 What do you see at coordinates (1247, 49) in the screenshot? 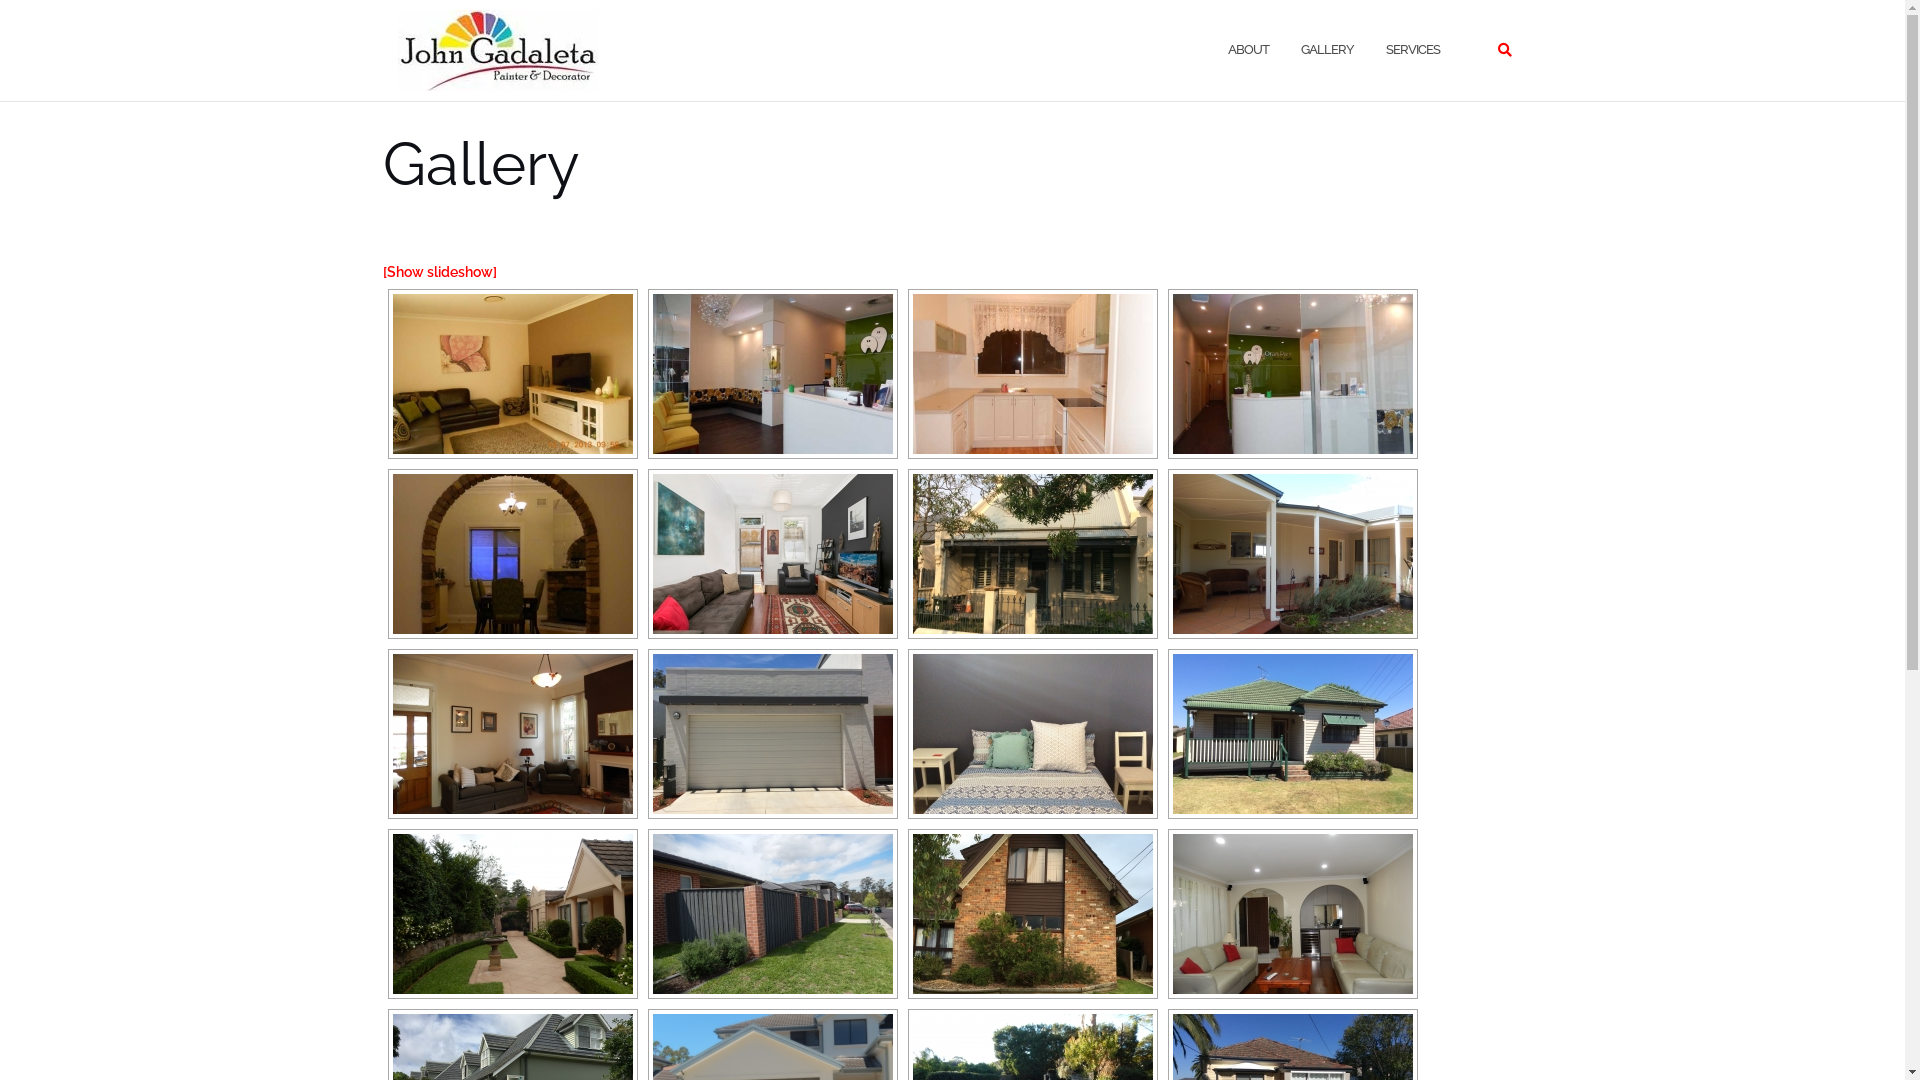
I see `'ABOUT'` at bounding box center [1247, 49].